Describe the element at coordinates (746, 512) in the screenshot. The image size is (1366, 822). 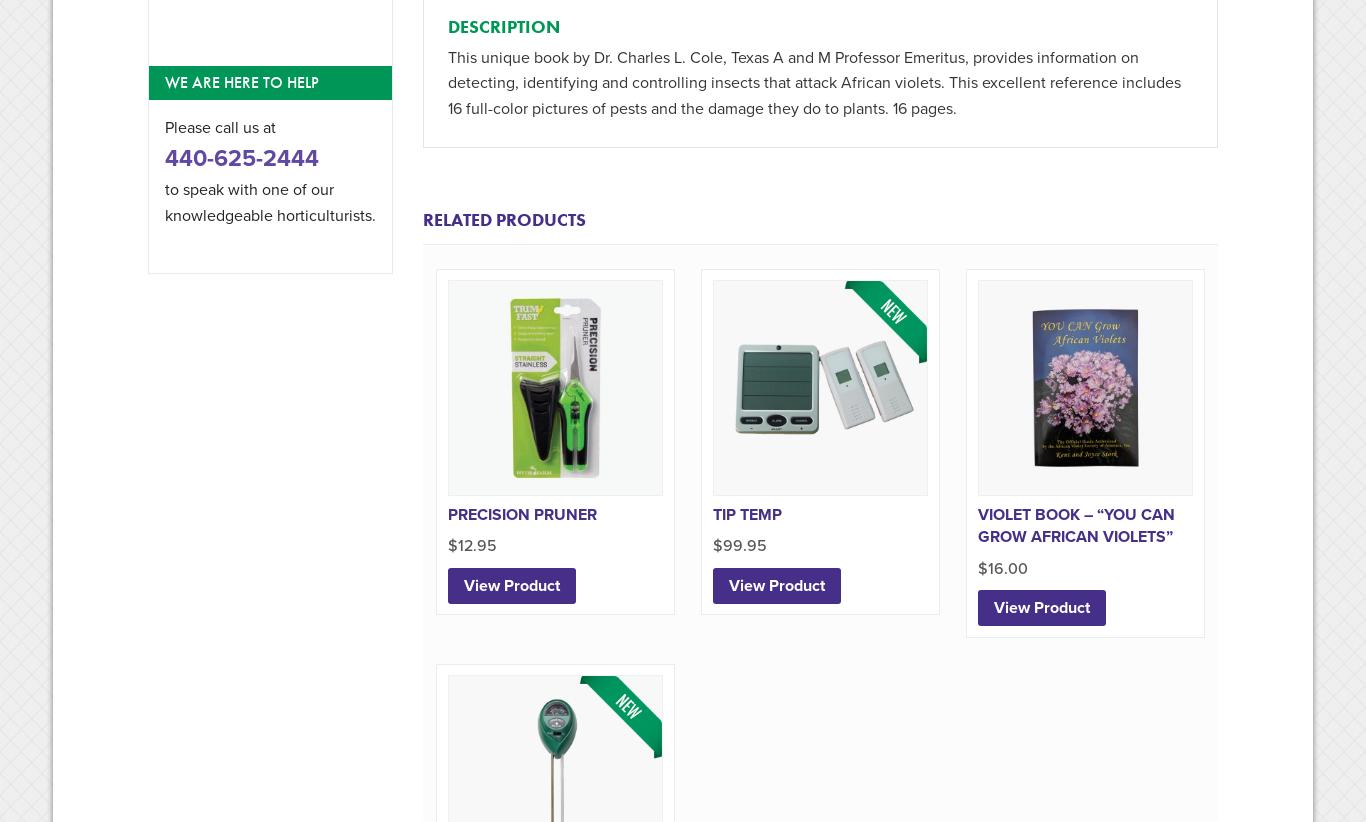
I see `'Tip Temp'` at that location.